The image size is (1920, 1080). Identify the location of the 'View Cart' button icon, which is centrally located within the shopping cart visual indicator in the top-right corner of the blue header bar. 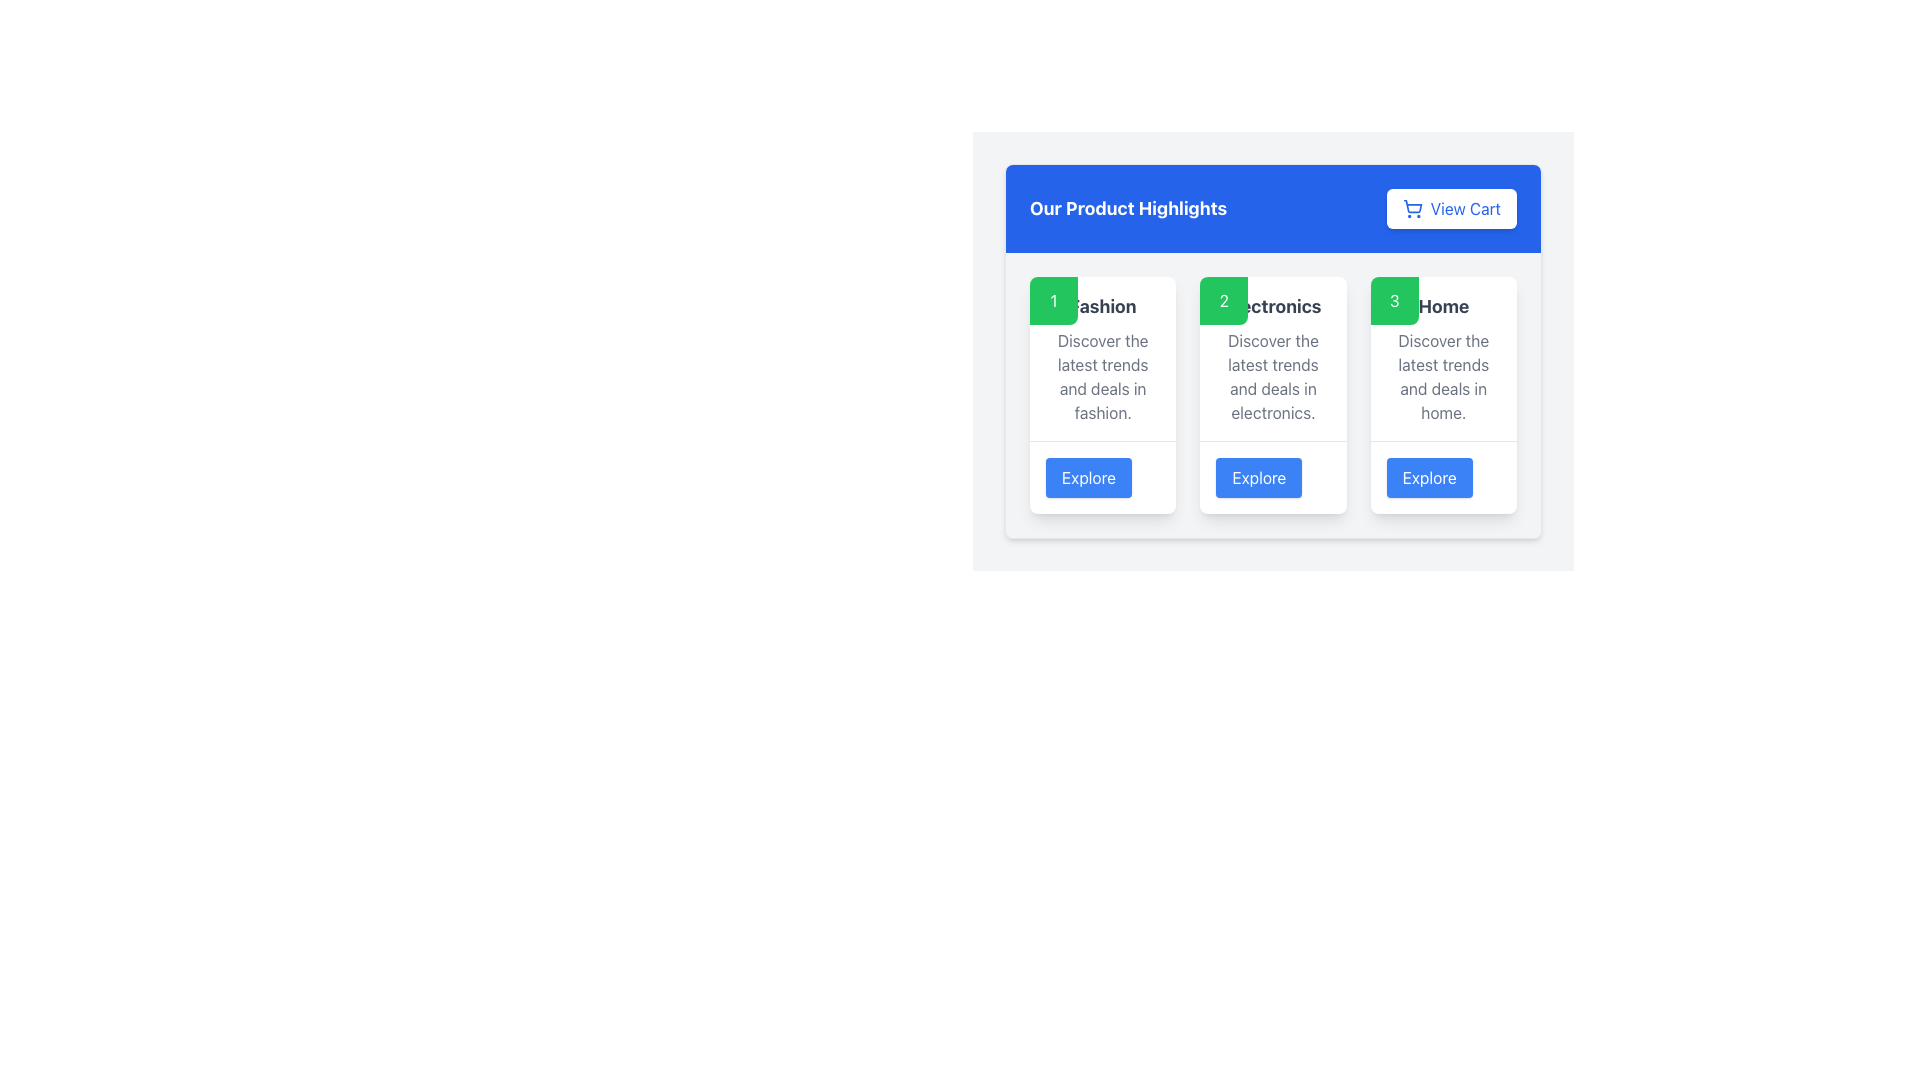
(1411, 206).